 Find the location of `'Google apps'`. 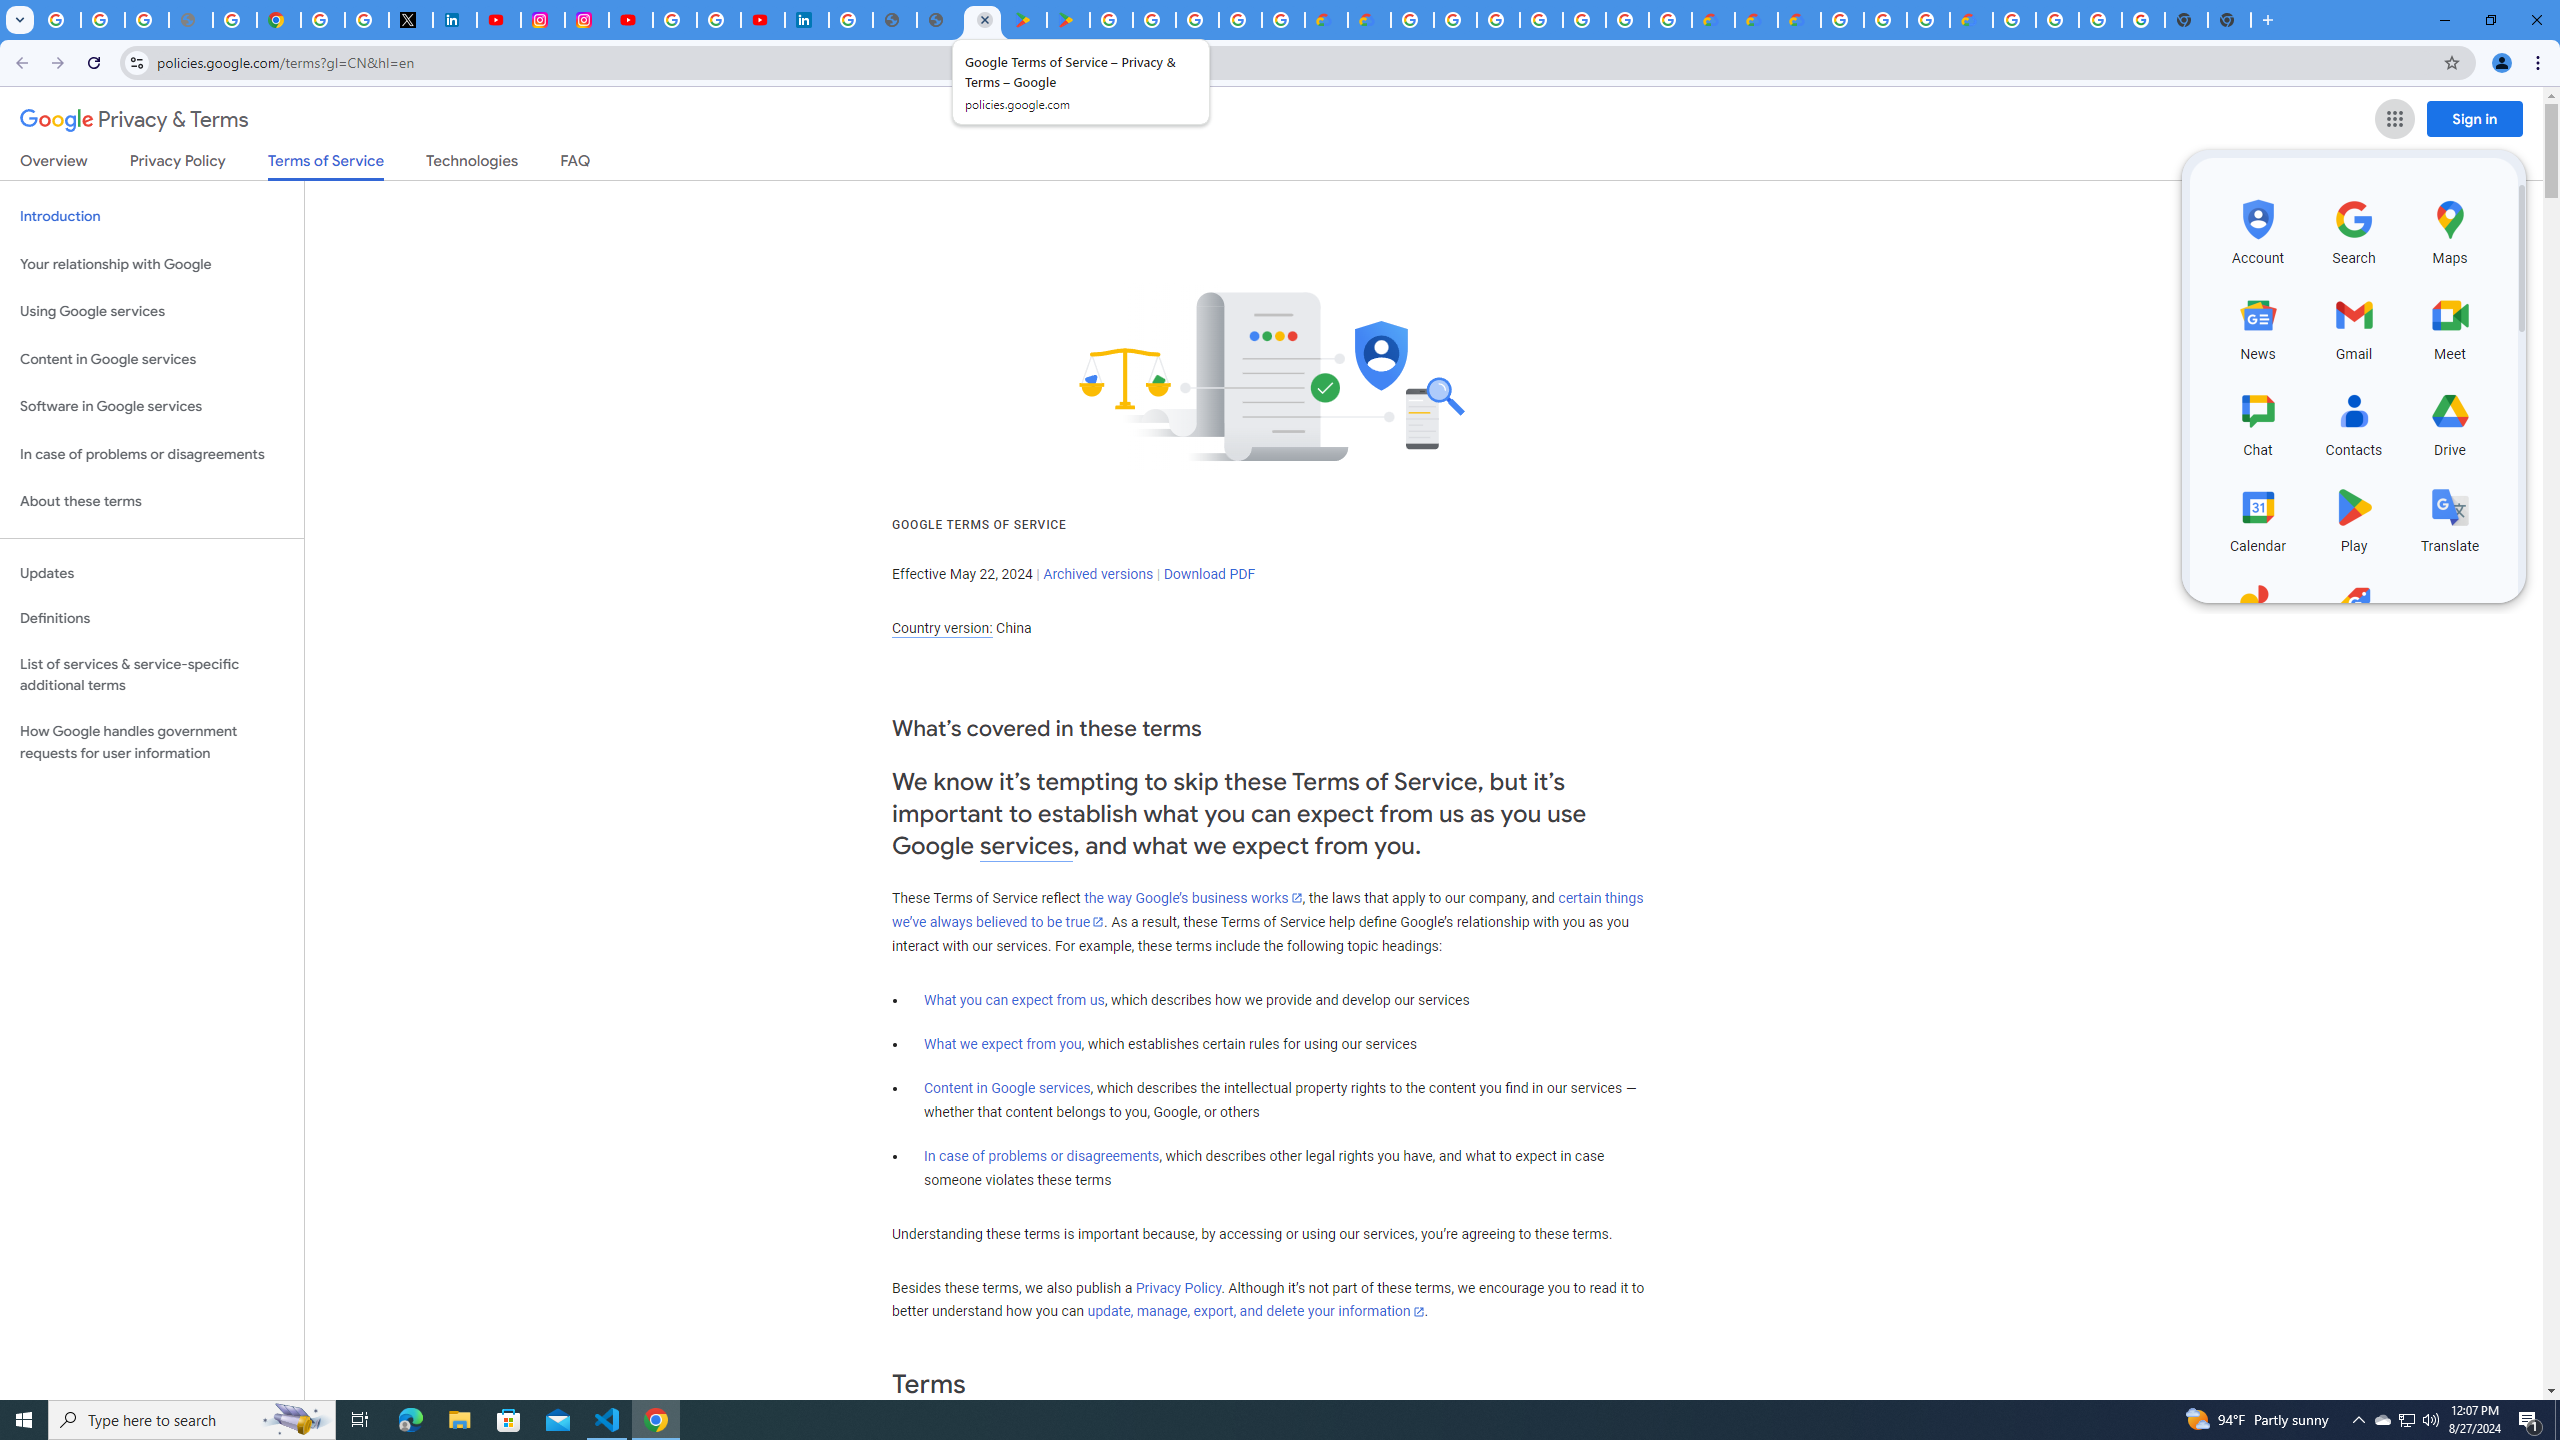

'Google apps' is located at coordinates (2393, 118).